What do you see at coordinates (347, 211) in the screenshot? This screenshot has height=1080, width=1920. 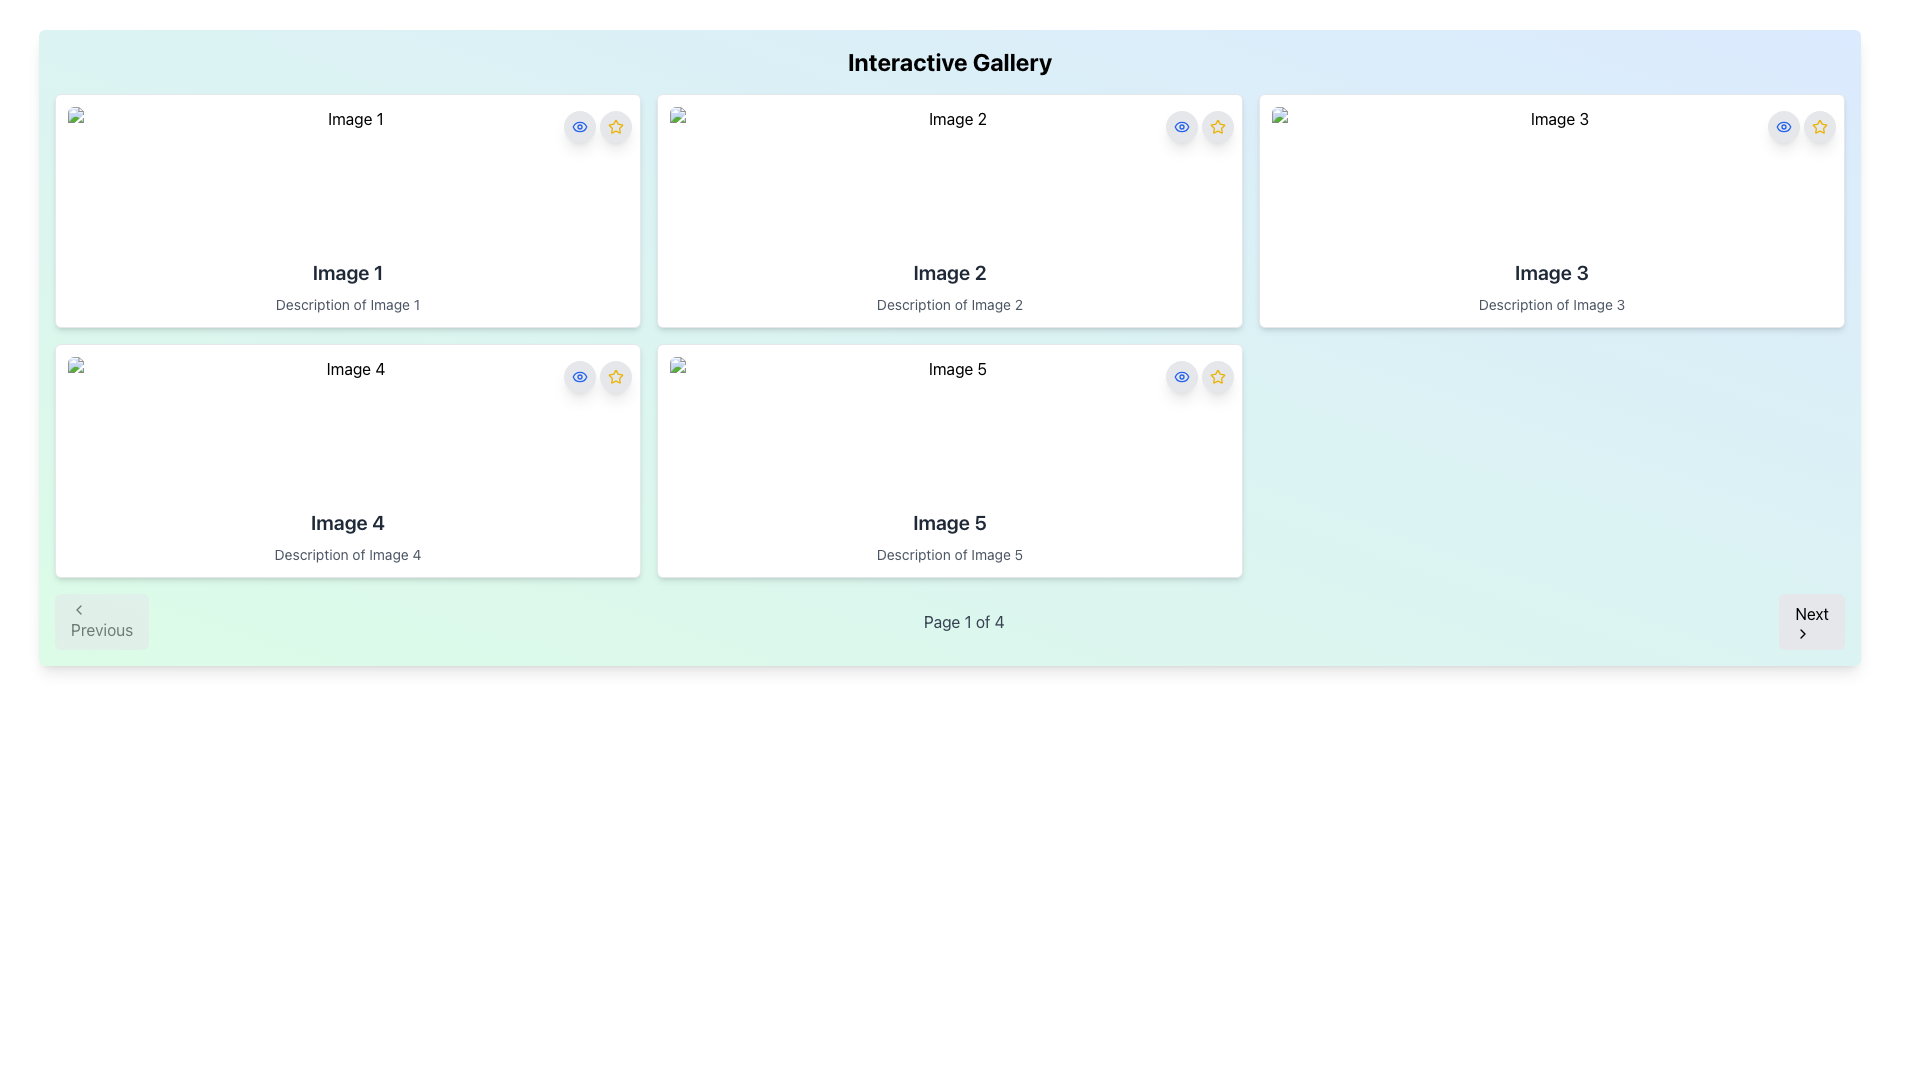 I see `the first Card element in the gallery grid` at bounding box center [347, 211].